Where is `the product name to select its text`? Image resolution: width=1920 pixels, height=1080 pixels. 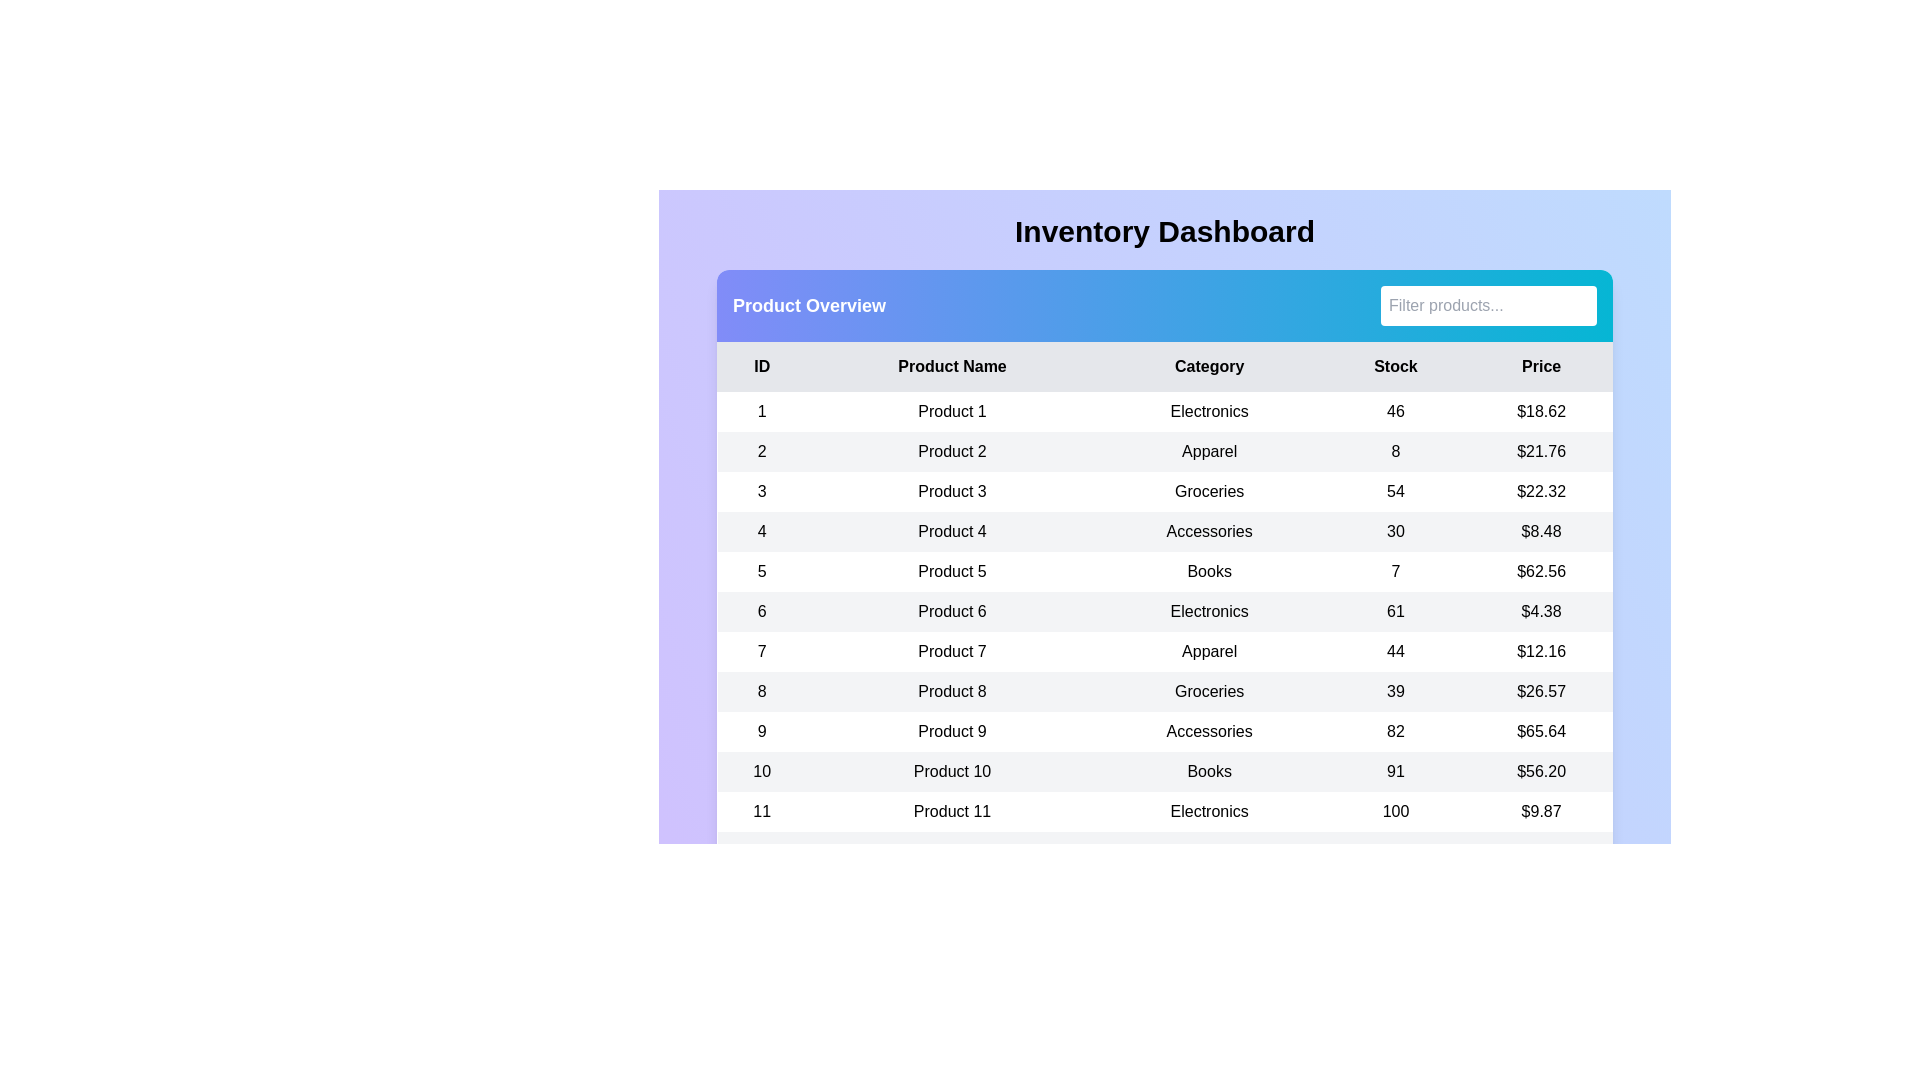
the product name to select its text is located at coordinates (950, 411).